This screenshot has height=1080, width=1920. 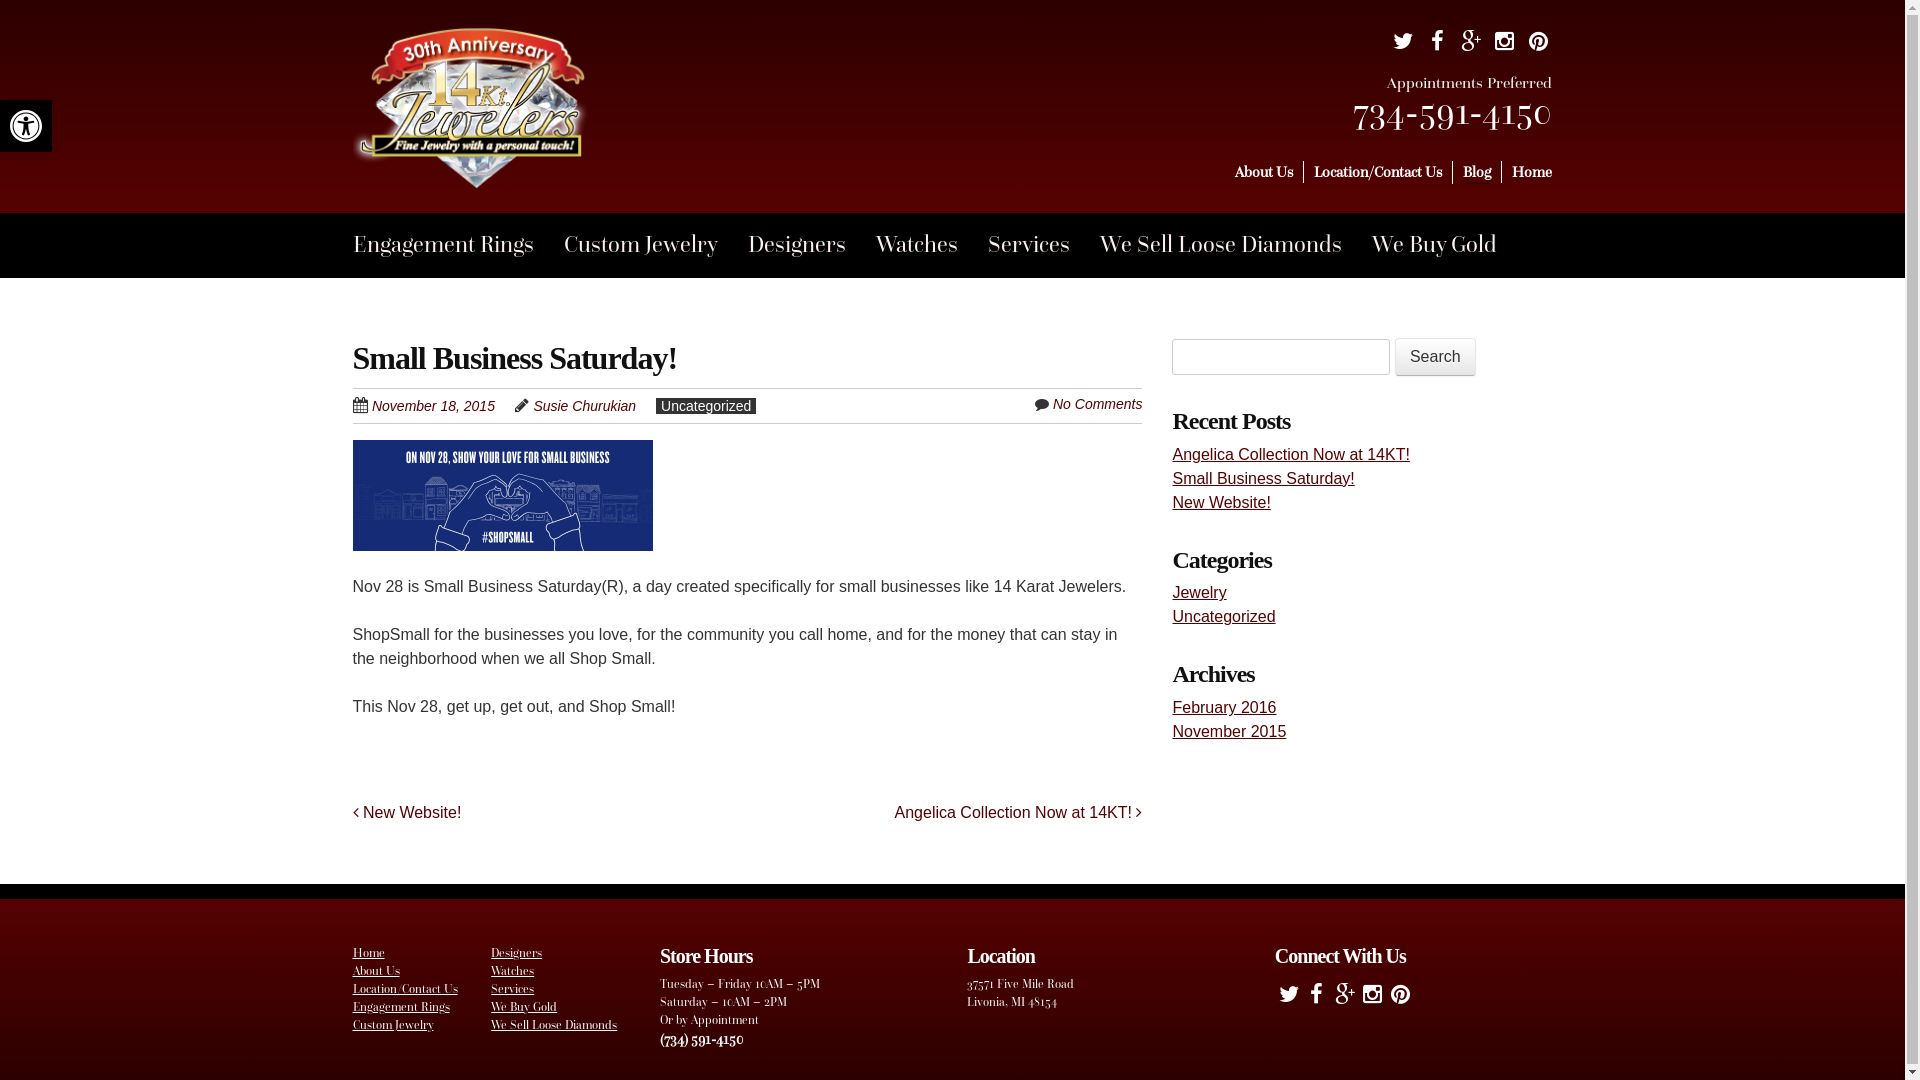 I want to click on 'Services', so click(x=512, y=987).